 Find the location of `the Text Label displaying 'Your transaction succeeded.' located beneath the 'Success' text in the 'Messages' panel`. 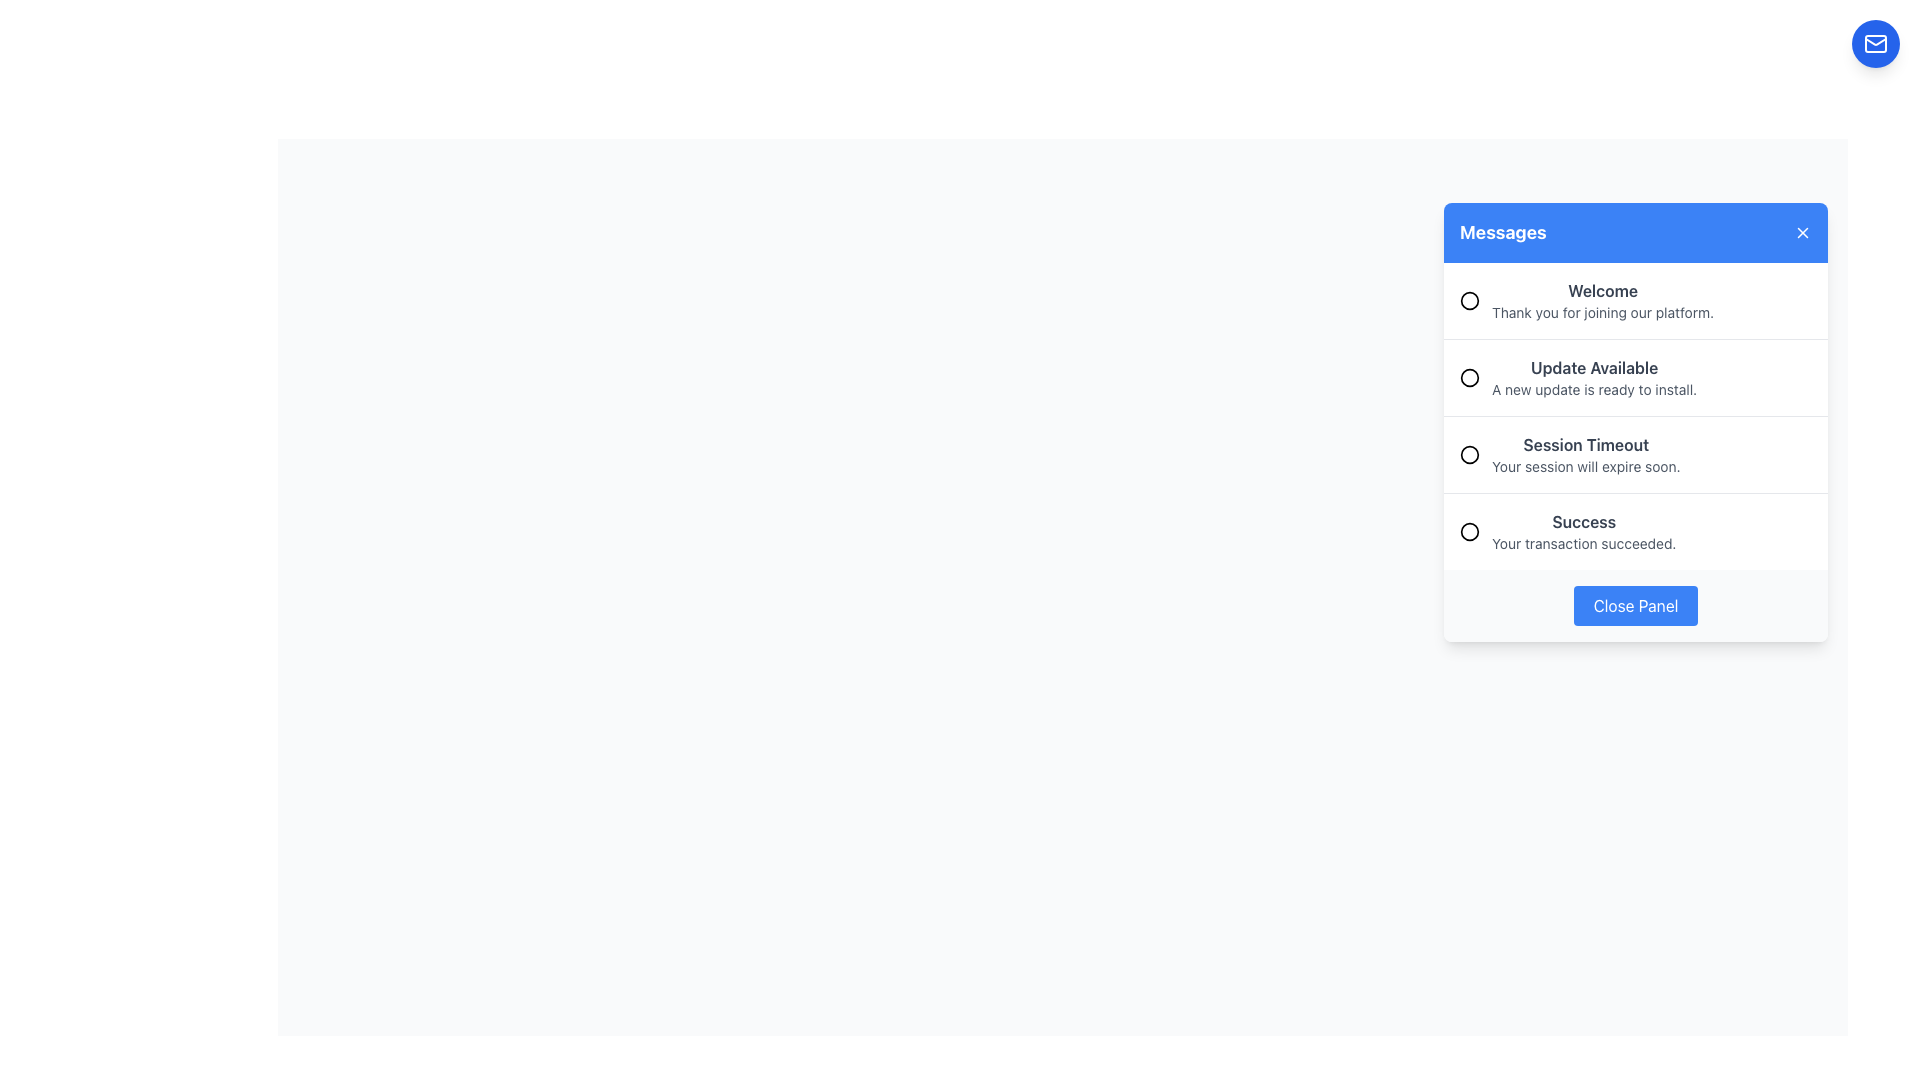

the Text Label displaying 'Your transaction succeeded.' located beneath the 'Success' text in the 'Messages' panel is located at coordinates (1583, 543).